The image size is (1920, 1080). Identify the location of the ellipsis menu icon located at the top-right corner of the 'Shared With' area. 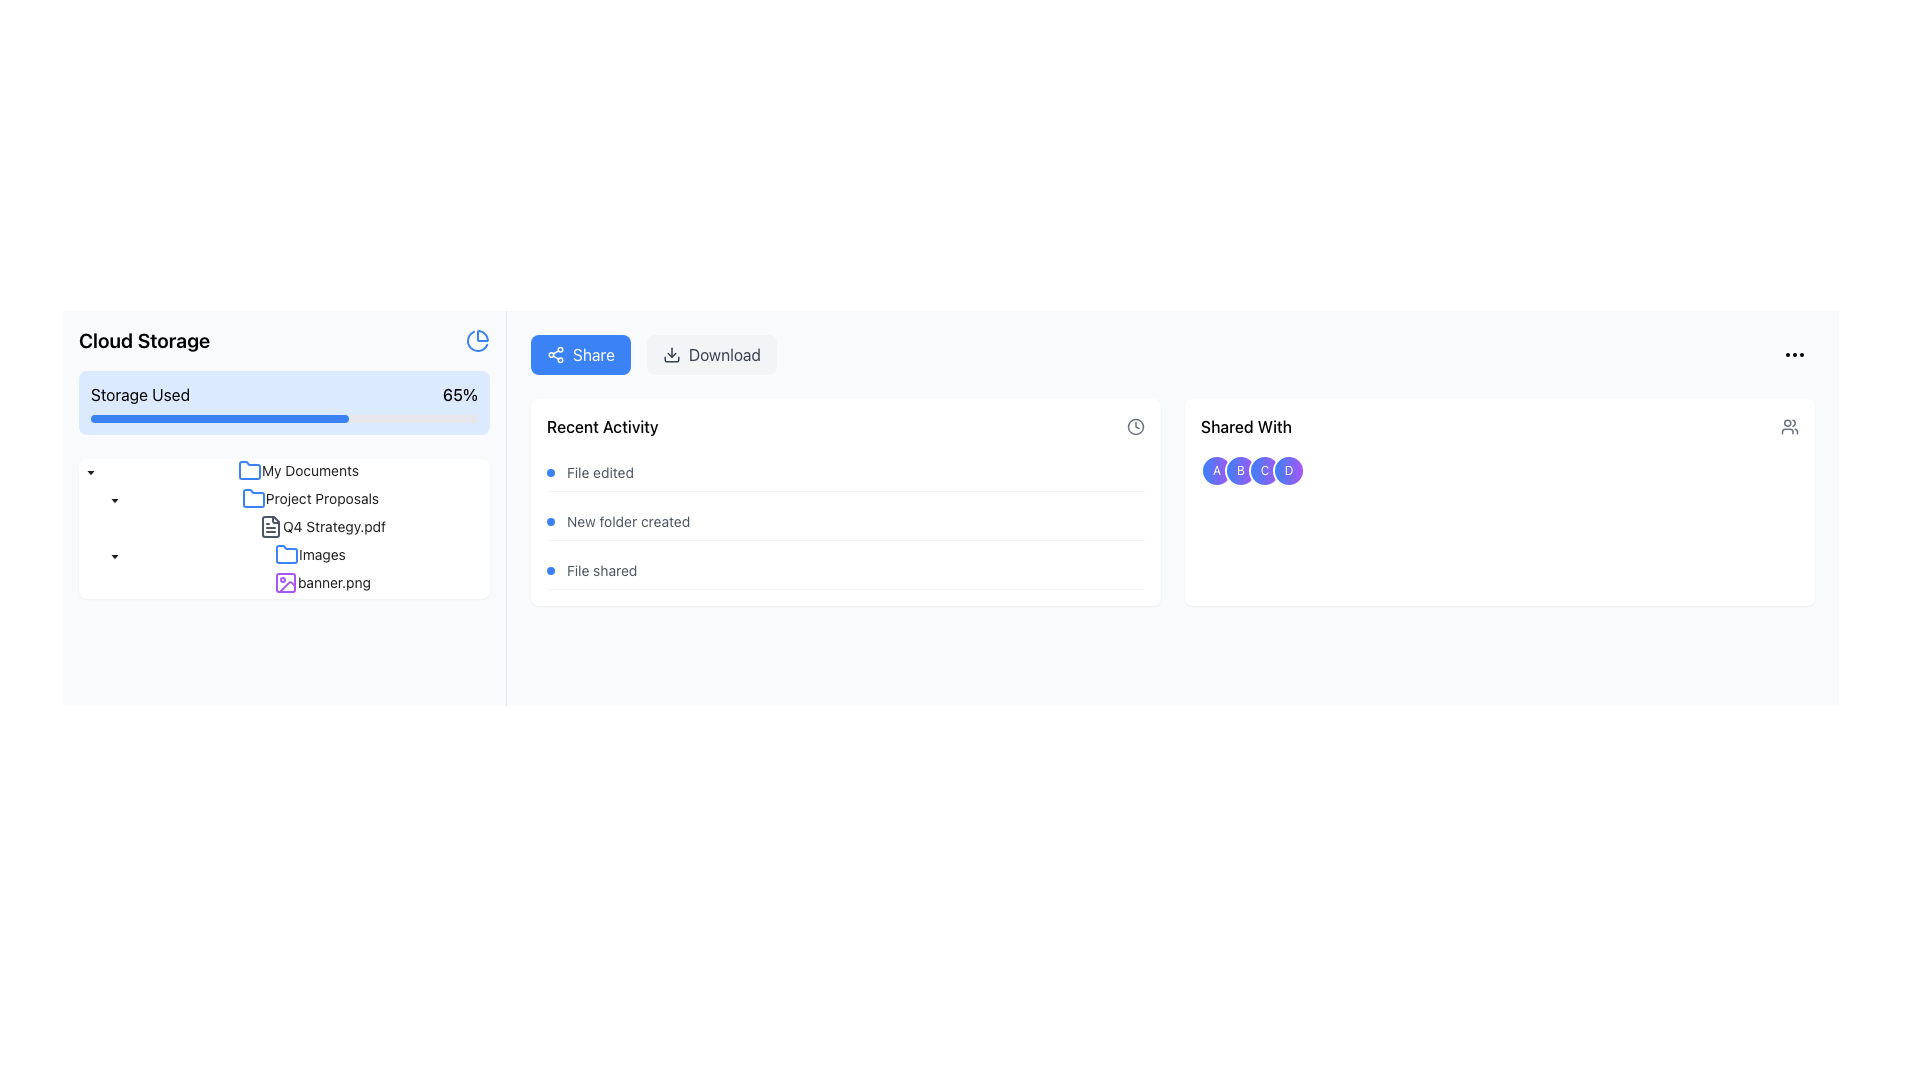
(1795, 353).